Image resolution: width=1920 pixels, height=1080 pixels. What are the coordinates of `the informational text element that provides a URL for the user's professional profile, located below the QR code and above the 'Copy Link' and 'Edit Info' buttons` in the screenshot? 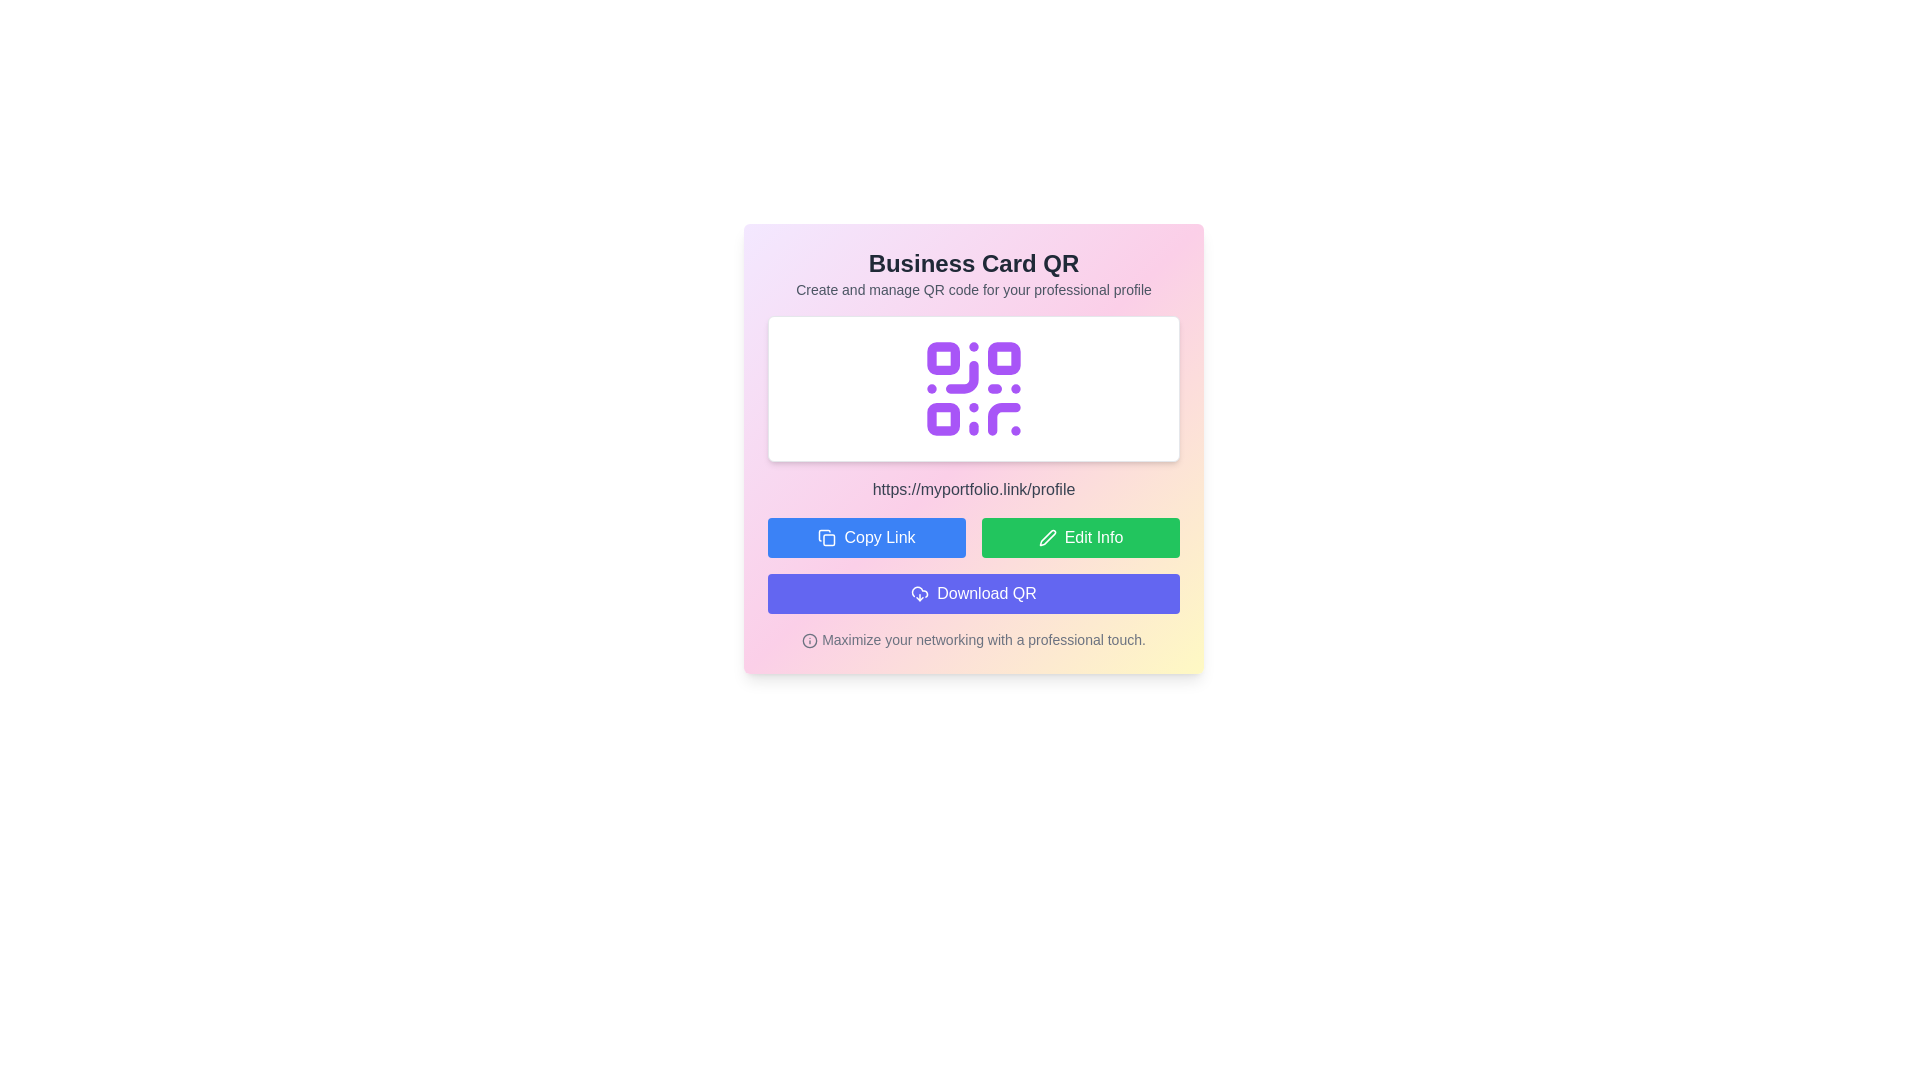 It's located at (974, 489).